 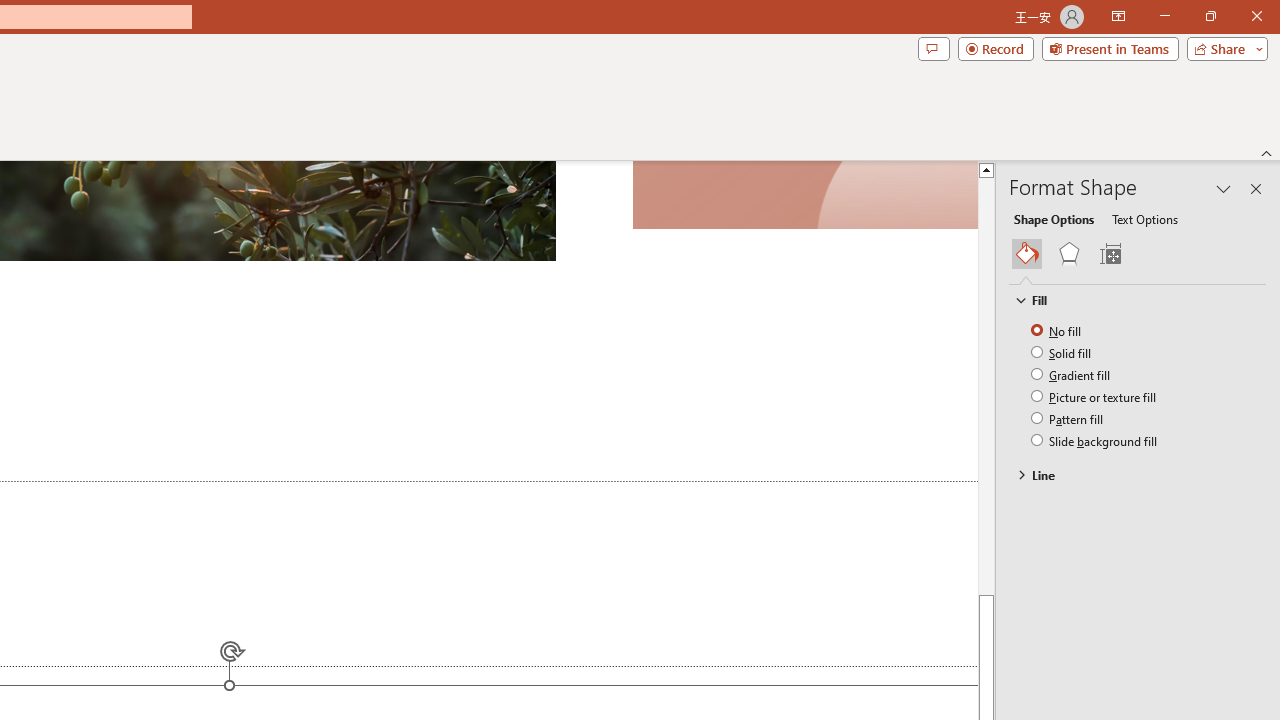 What do you see at coordinates (1144, 218) in the screenshot?
I see `'Text Options'` at bounding box center [1144, 218].